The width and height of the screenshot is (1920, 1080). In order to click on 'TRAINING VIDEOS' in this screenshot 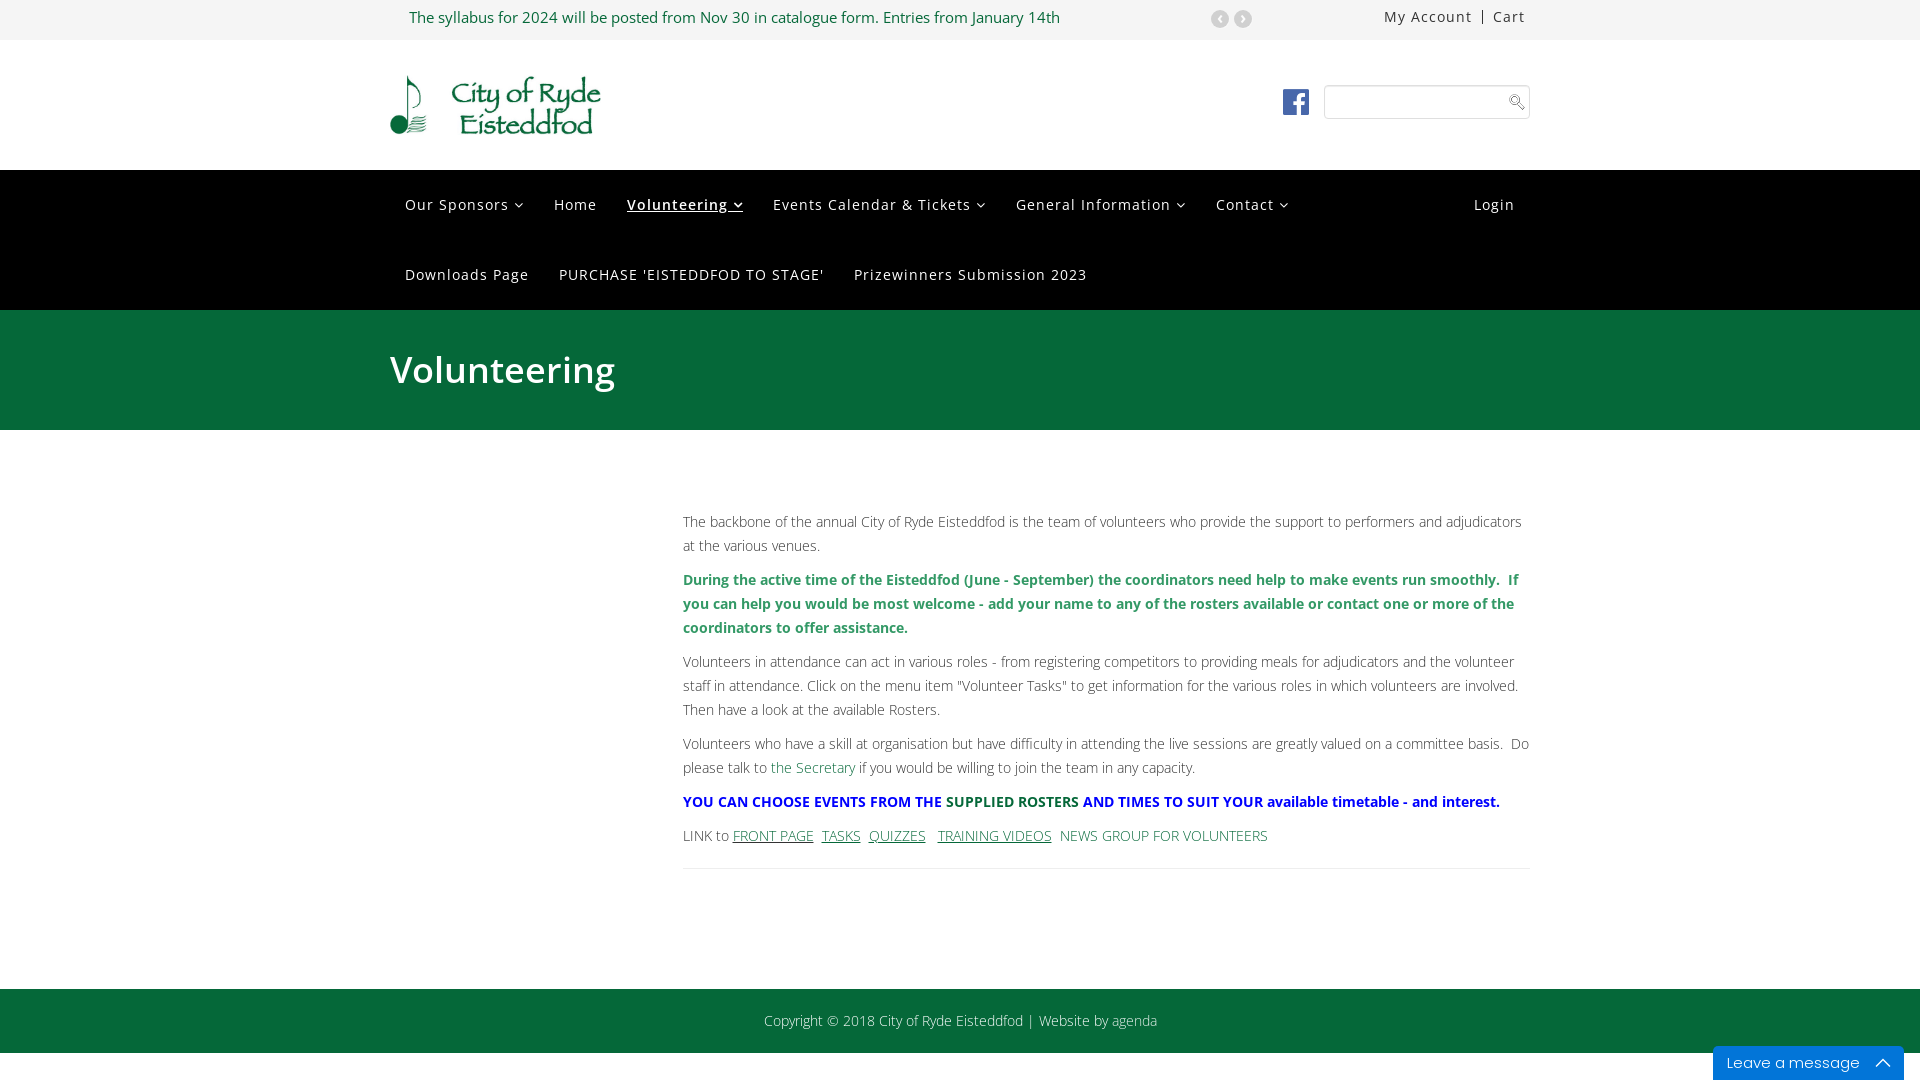, I will do `click(994, 835)`.